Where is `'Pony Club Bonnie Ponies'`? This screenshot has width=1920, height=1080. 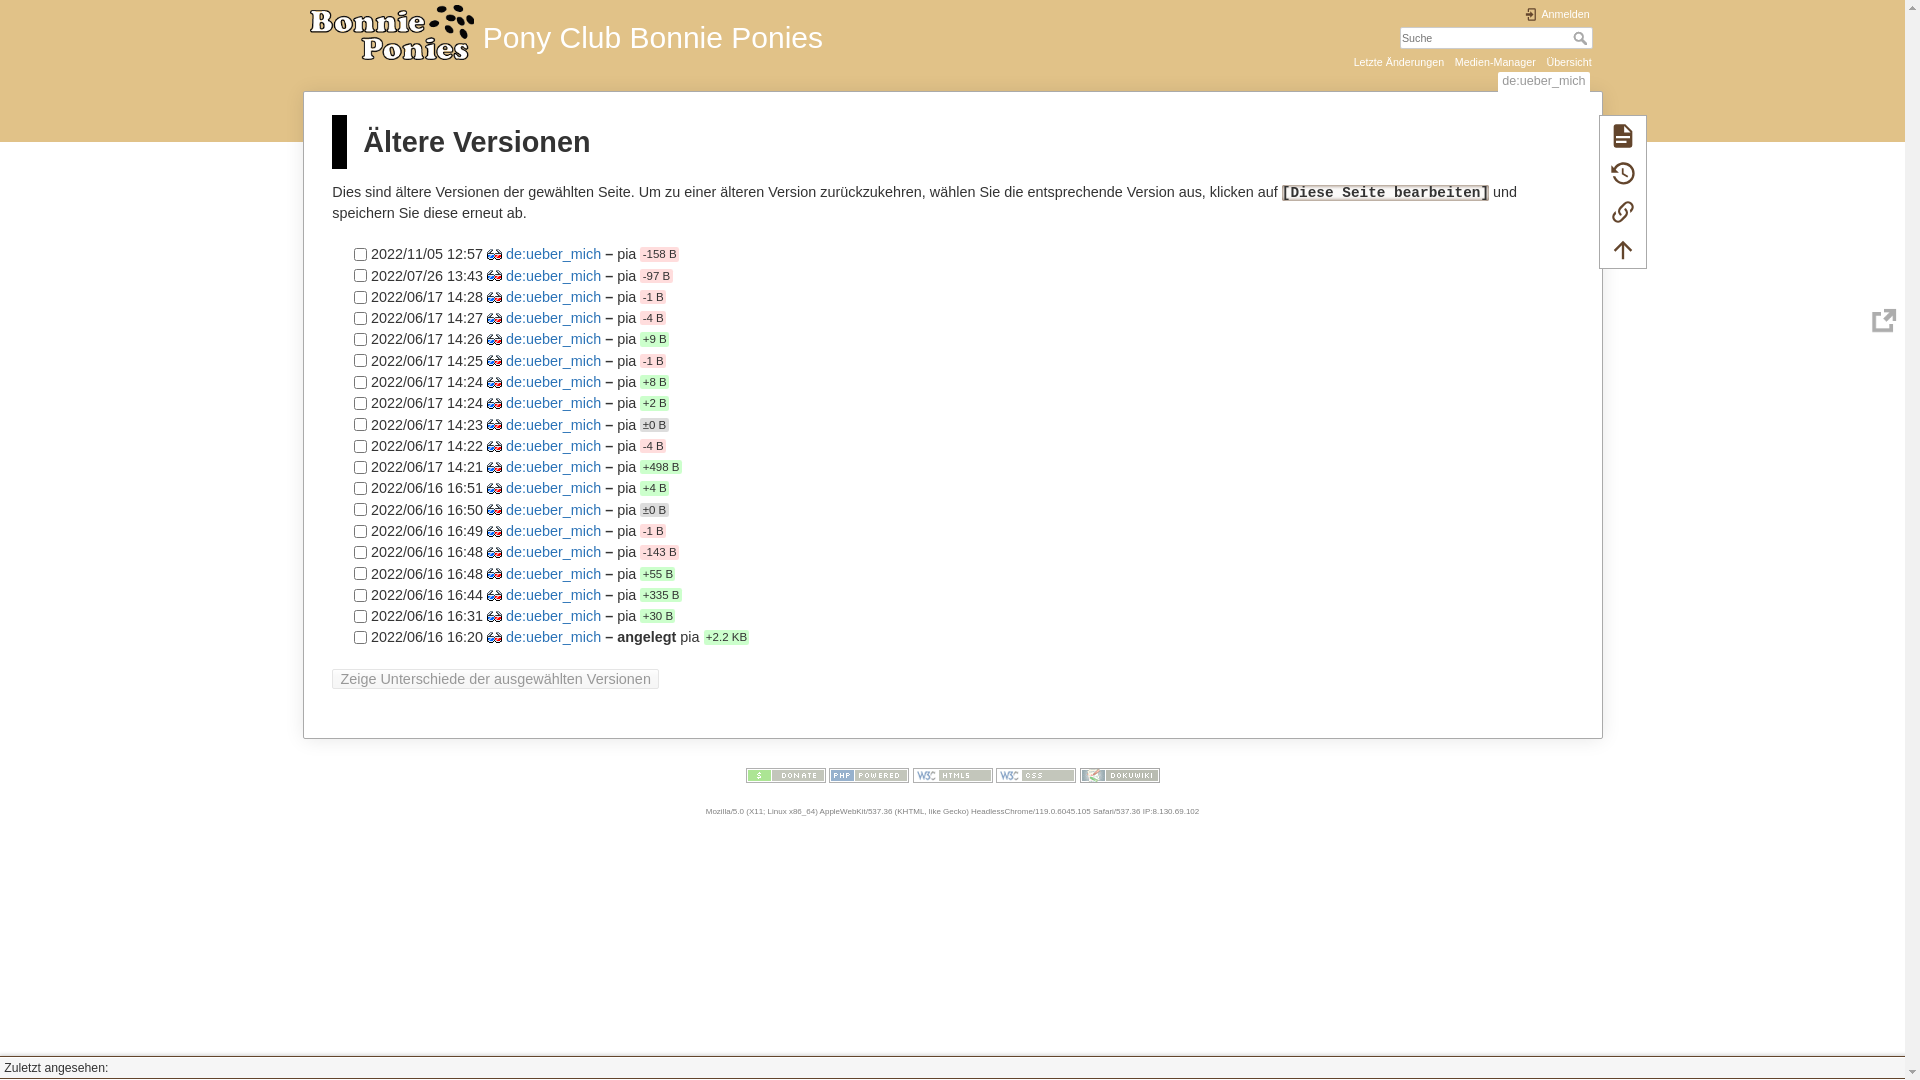 'Pony Club Bonnie Ponies' is located at coordinates (627, 30).